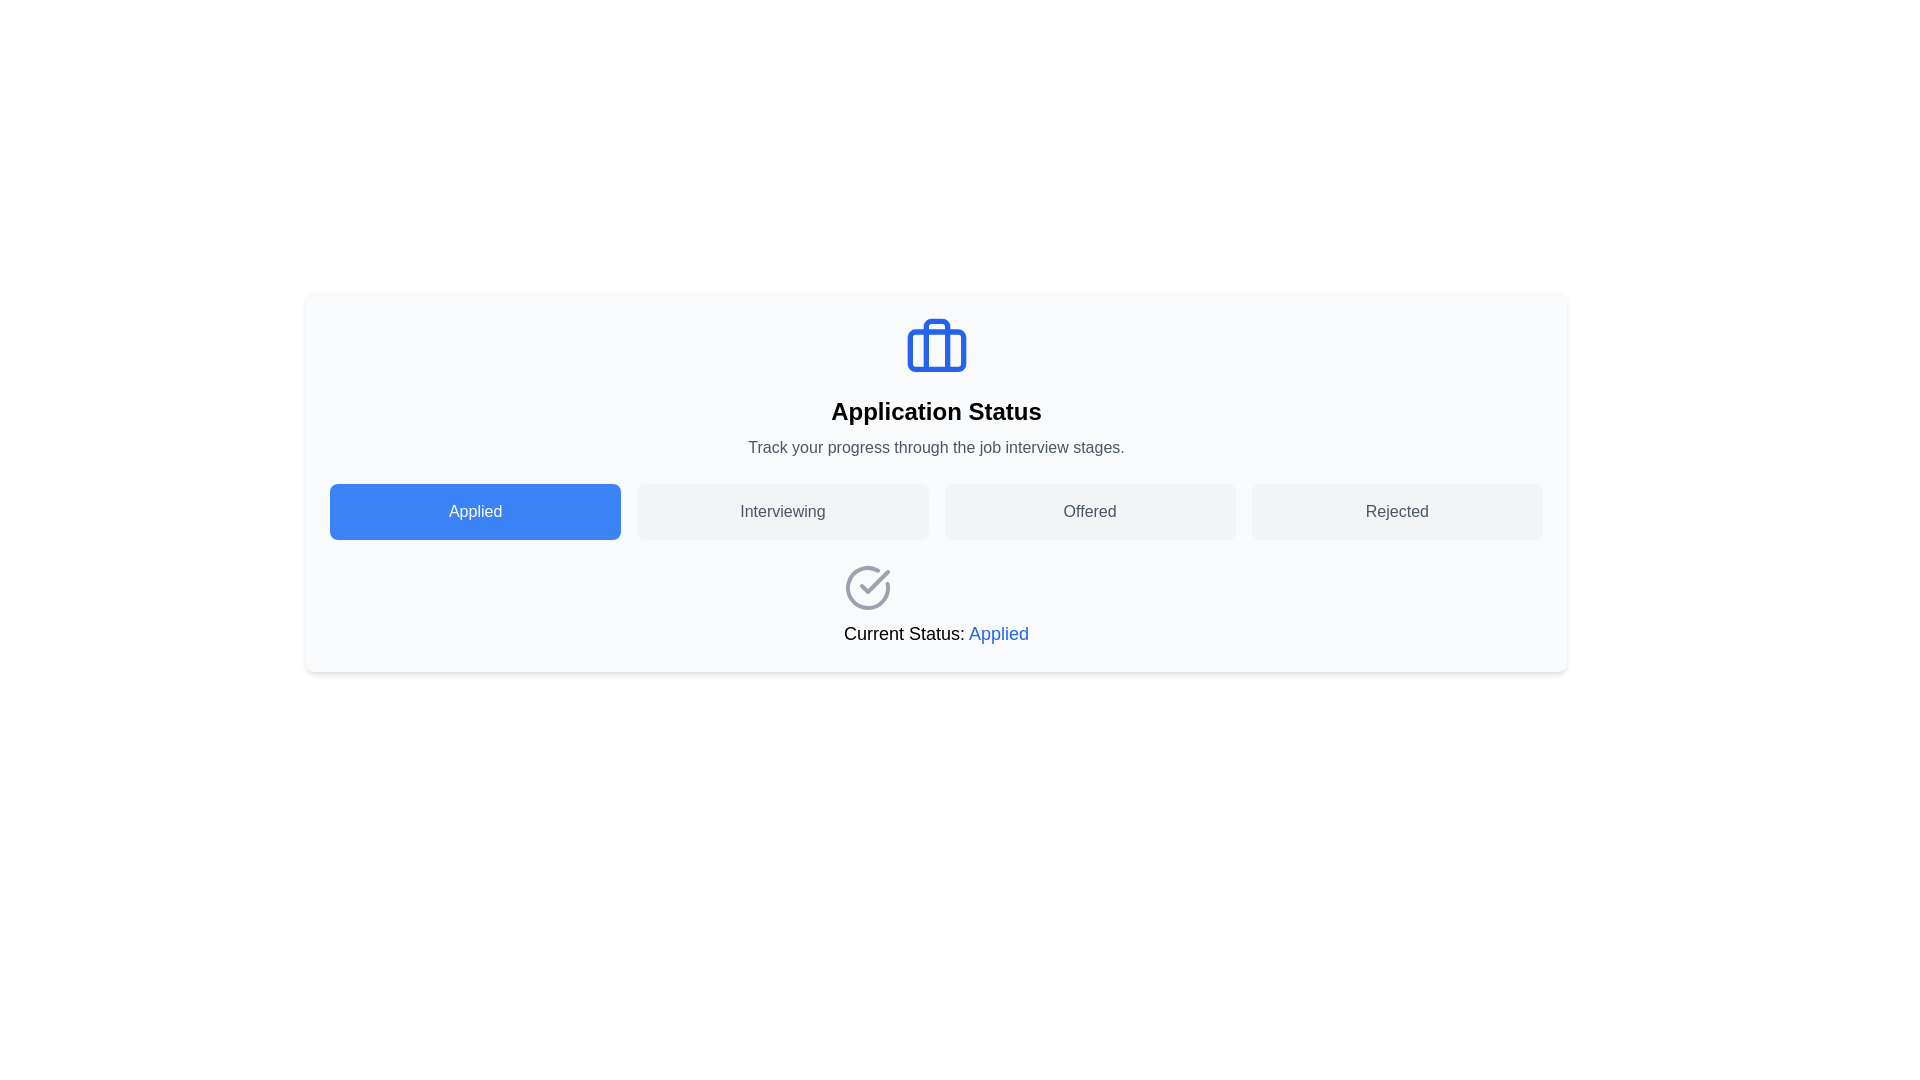 The height and width of the screenshot is (1080, 1920). Describe the element at coordinates (781, 511) in the screenshot. I see `the 'Interviewing' button, which is a rectangular button with rounded corners, light gray background, and dark gray text, located between the 'Applied' and 'Offered' buttons` at that location.